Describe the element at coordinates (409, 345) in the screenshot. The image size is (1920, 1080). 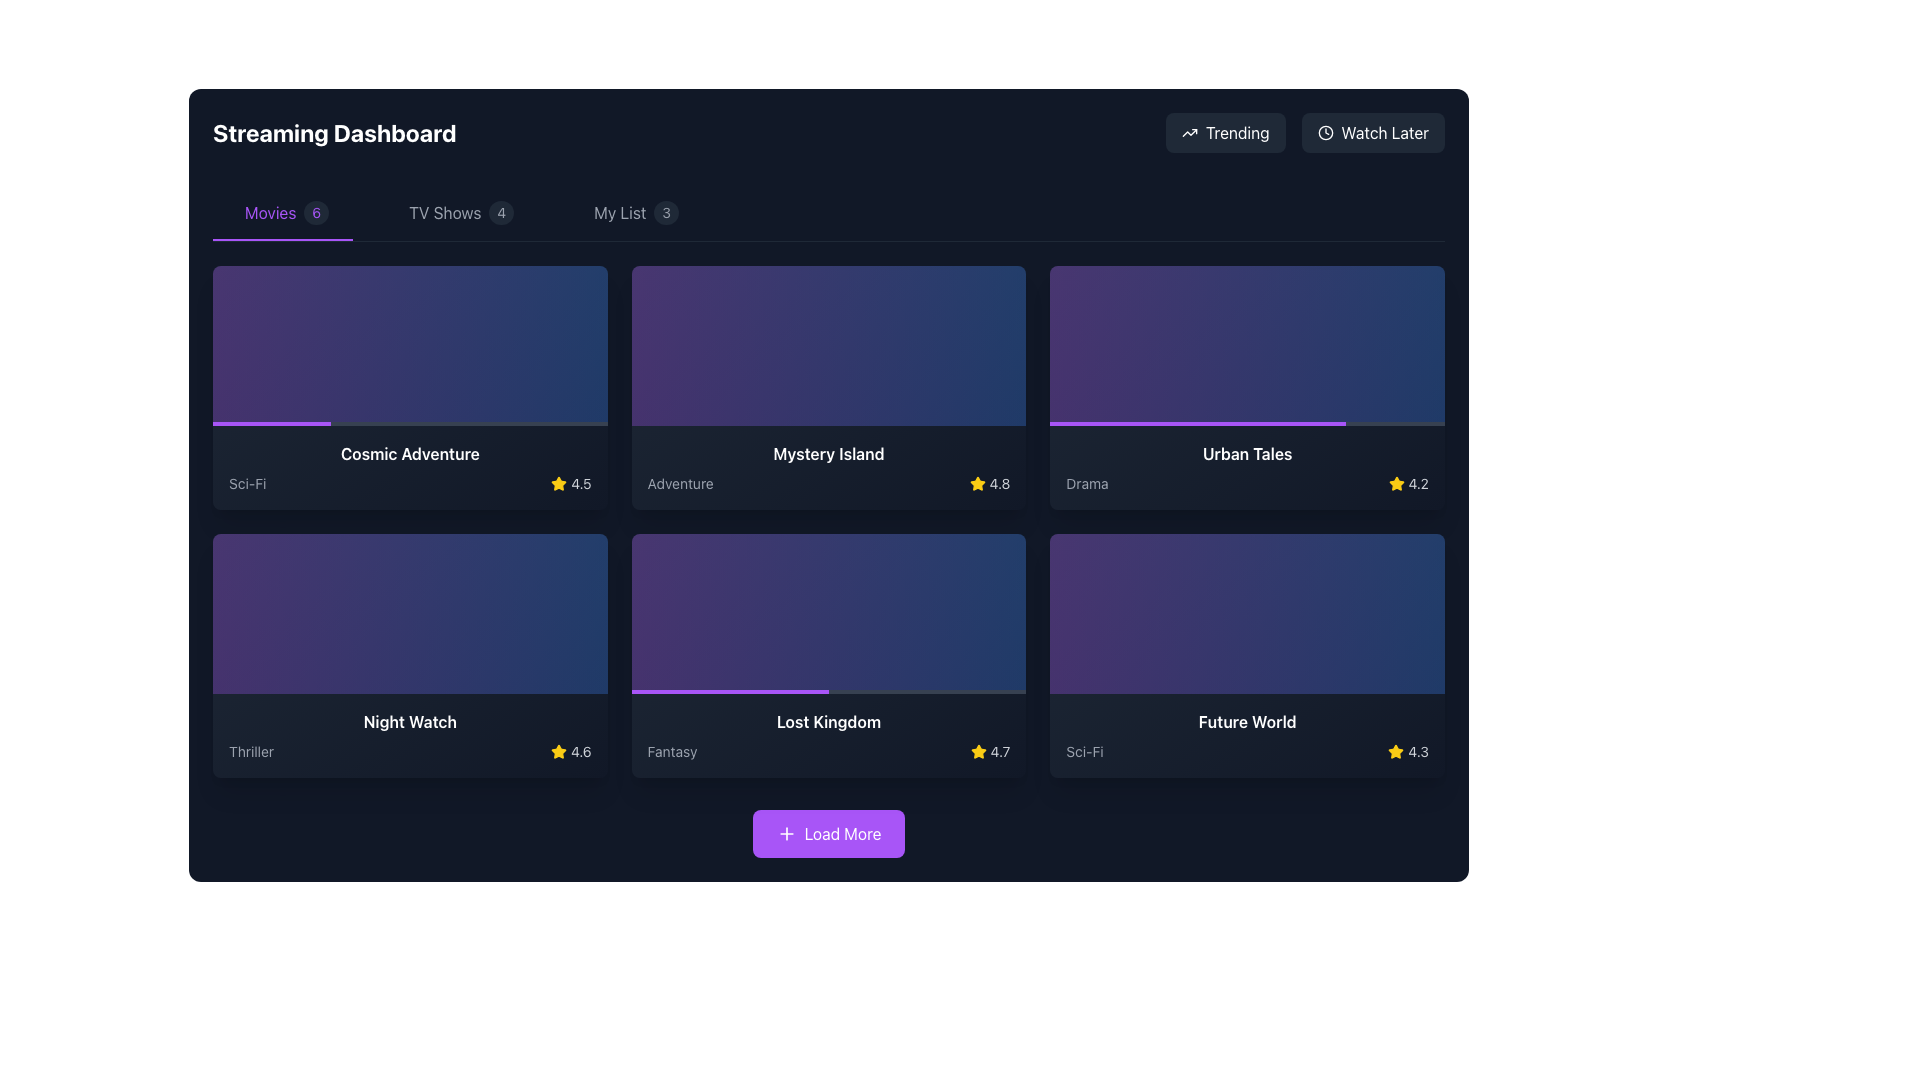
I see `the decorative background of the 'Cosmic Adventure' card, which is located at the top section and enhances the card's appearance` at that location.